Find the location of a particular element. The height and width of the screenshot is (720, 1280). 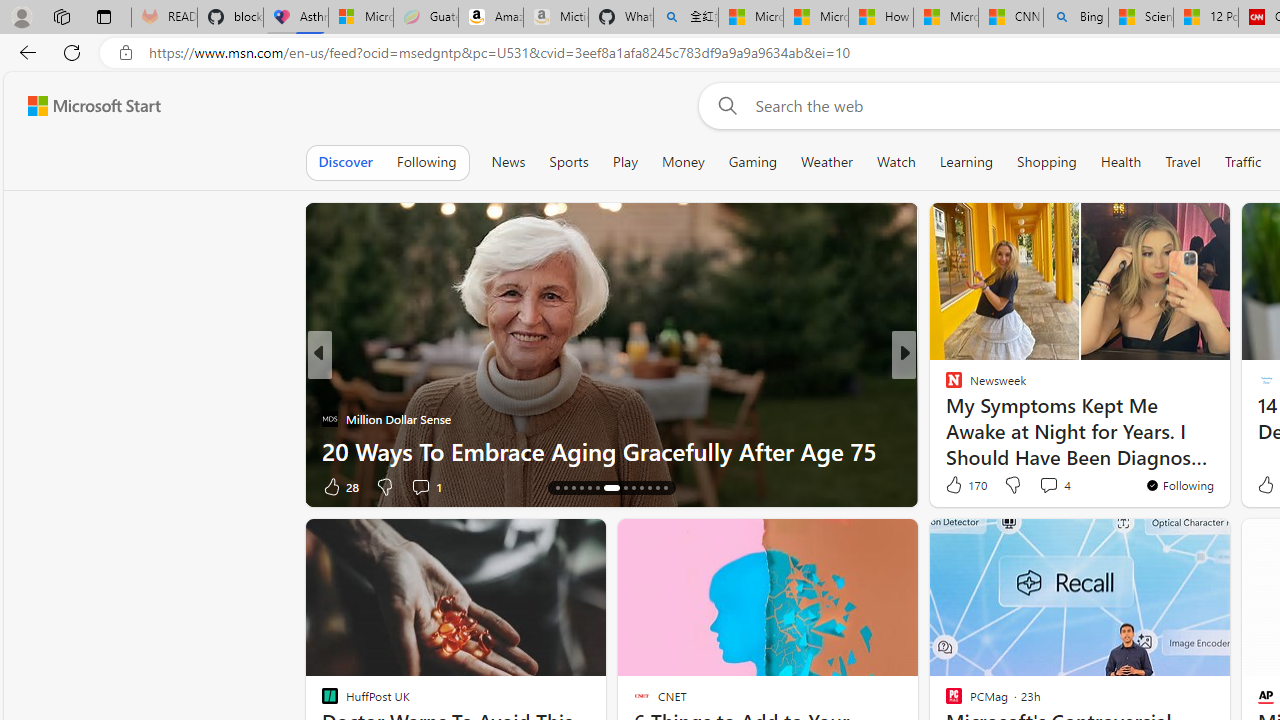

'170 Like' is located at coordinates (964, 484).